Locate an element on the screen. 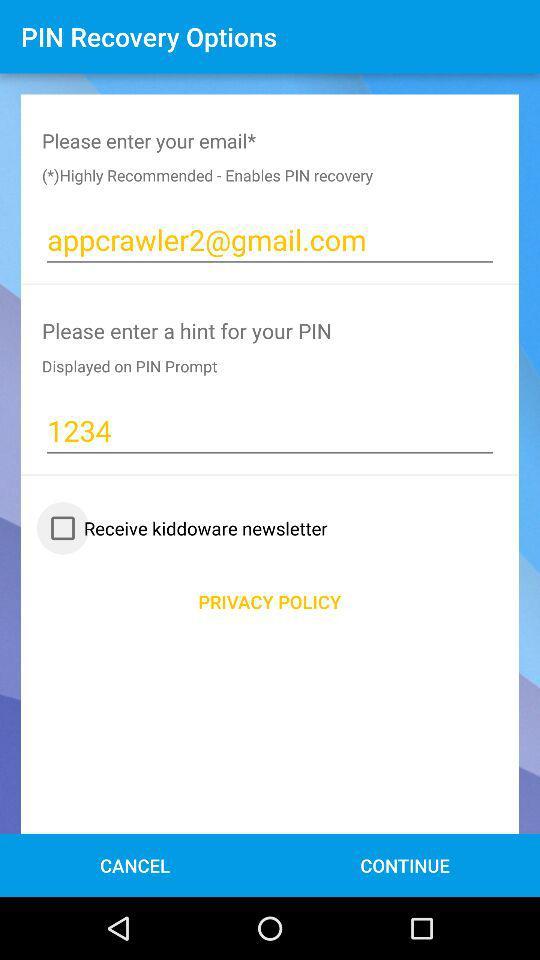 This screenshot has width=540, height=960. the item to the left of continue item is located at coordinates (135, 864).